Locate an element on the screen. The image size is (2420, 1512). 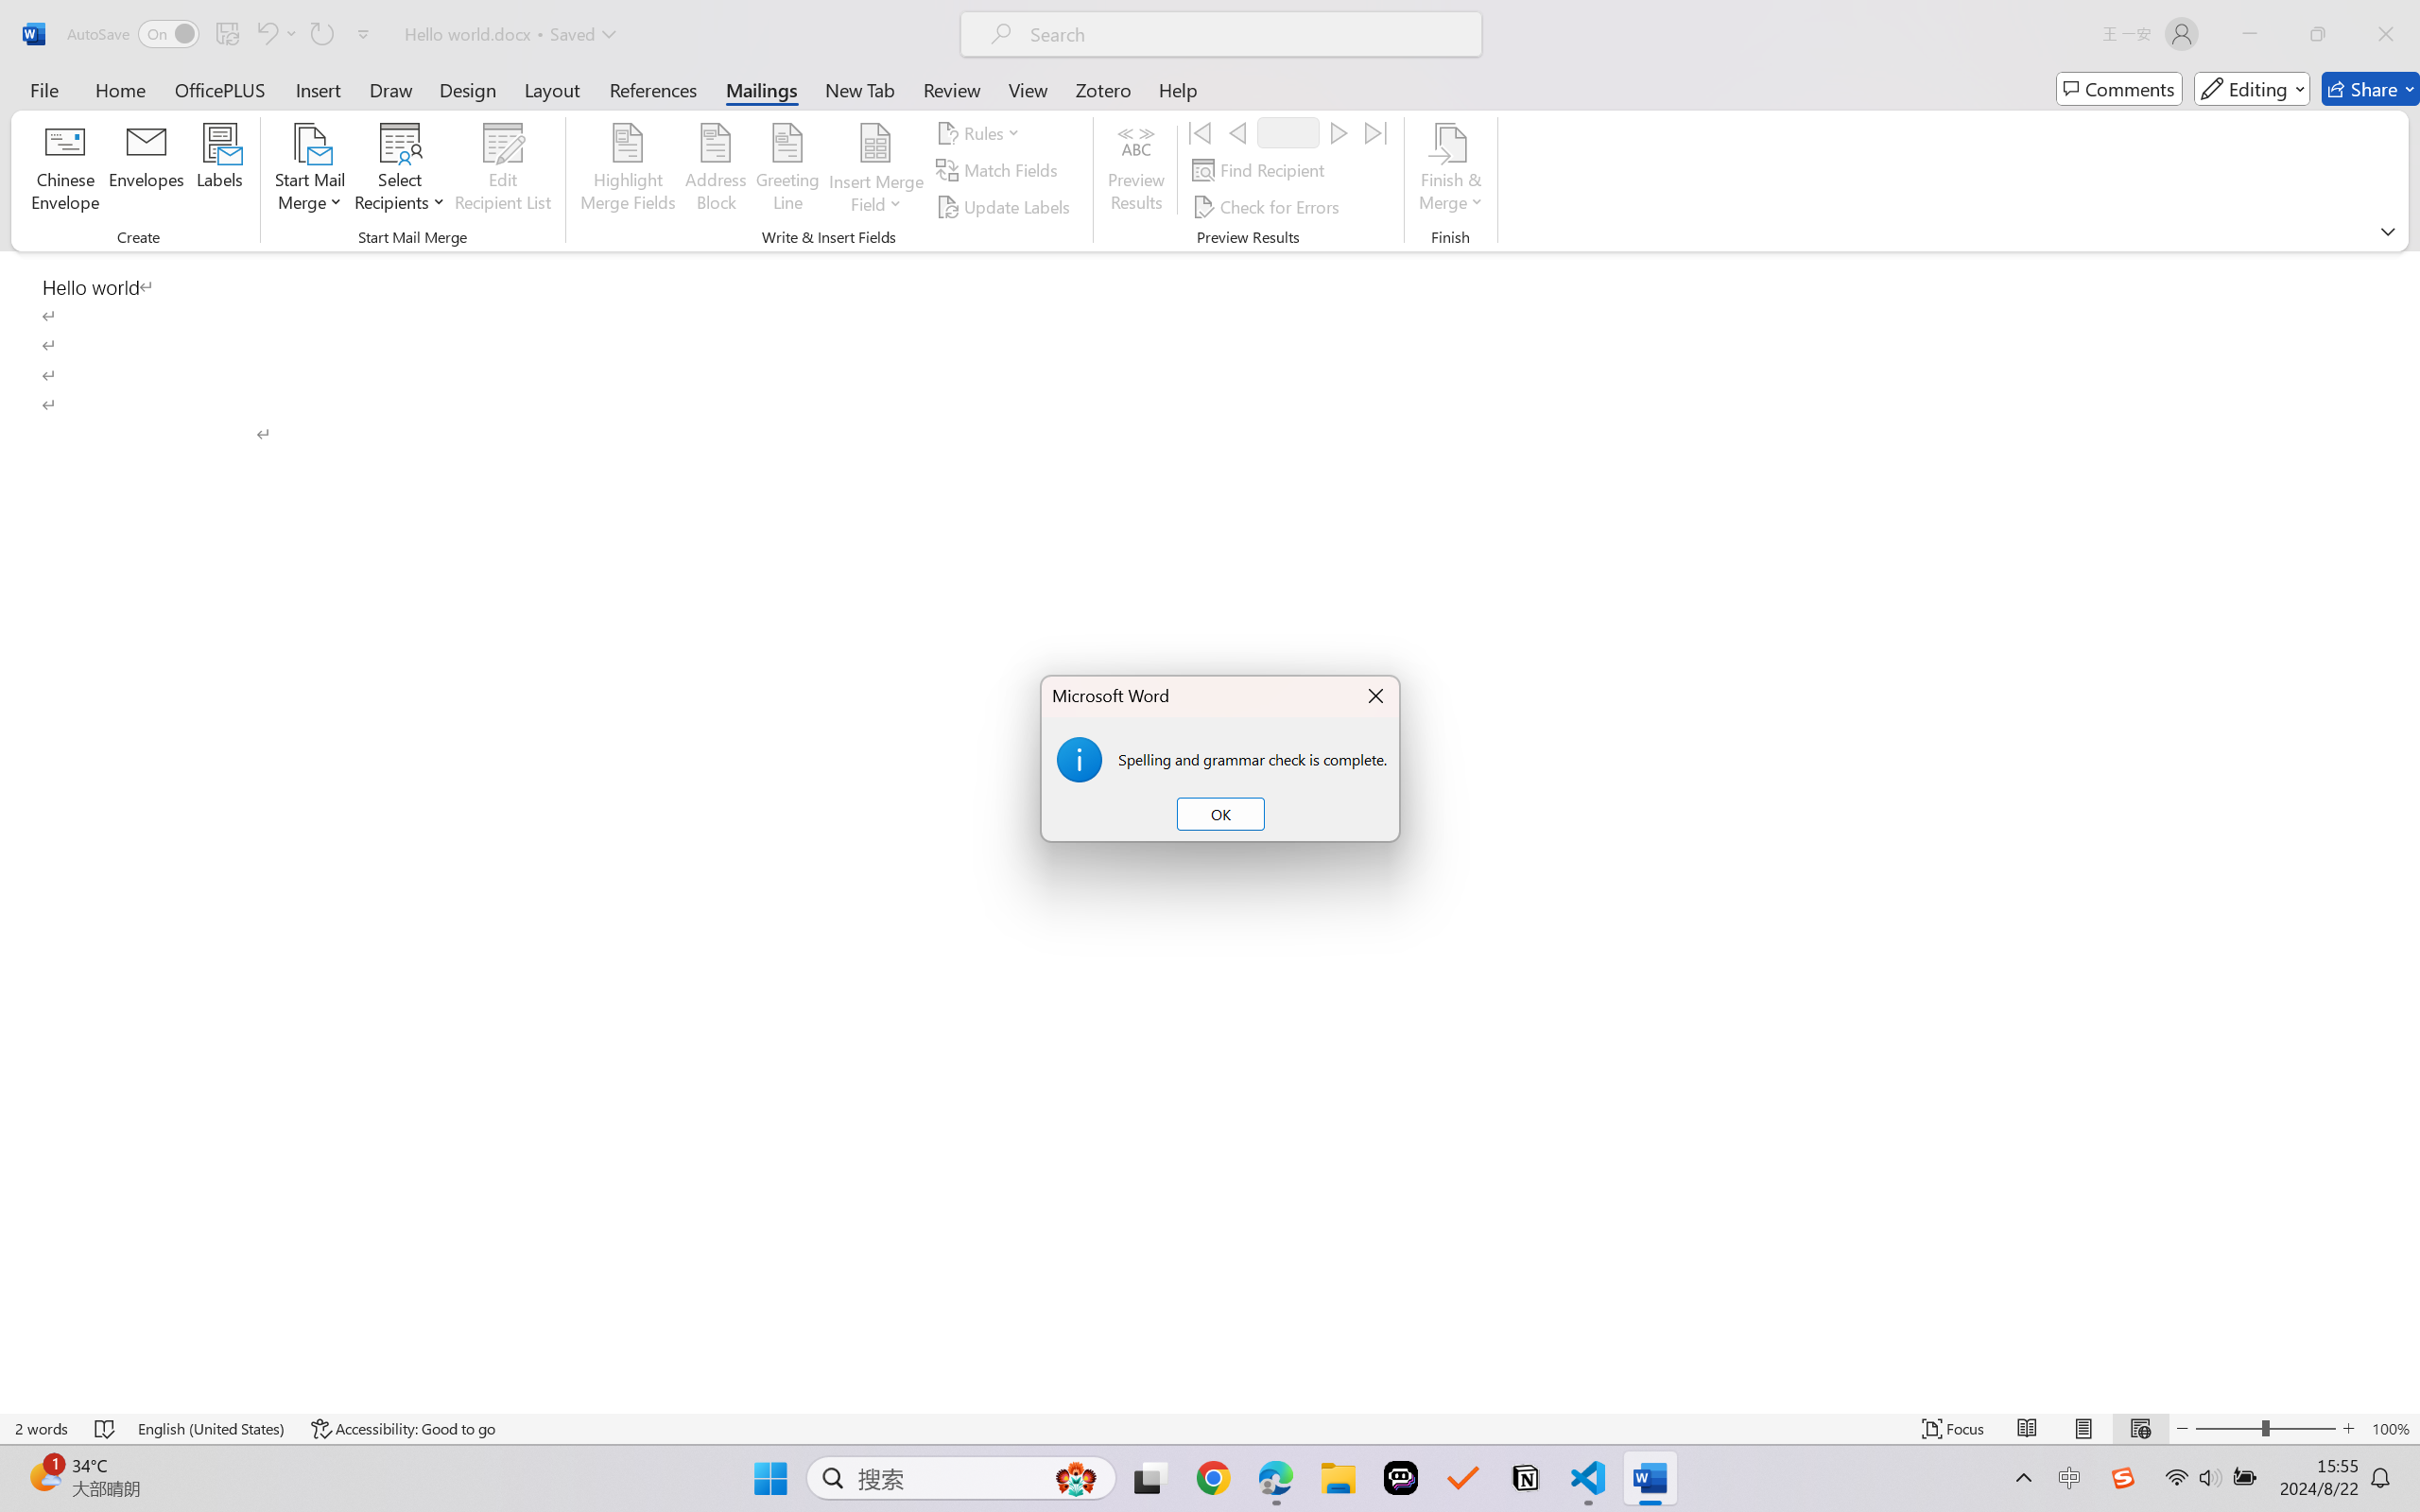
'Draw' is located at coordinates (391, 88).